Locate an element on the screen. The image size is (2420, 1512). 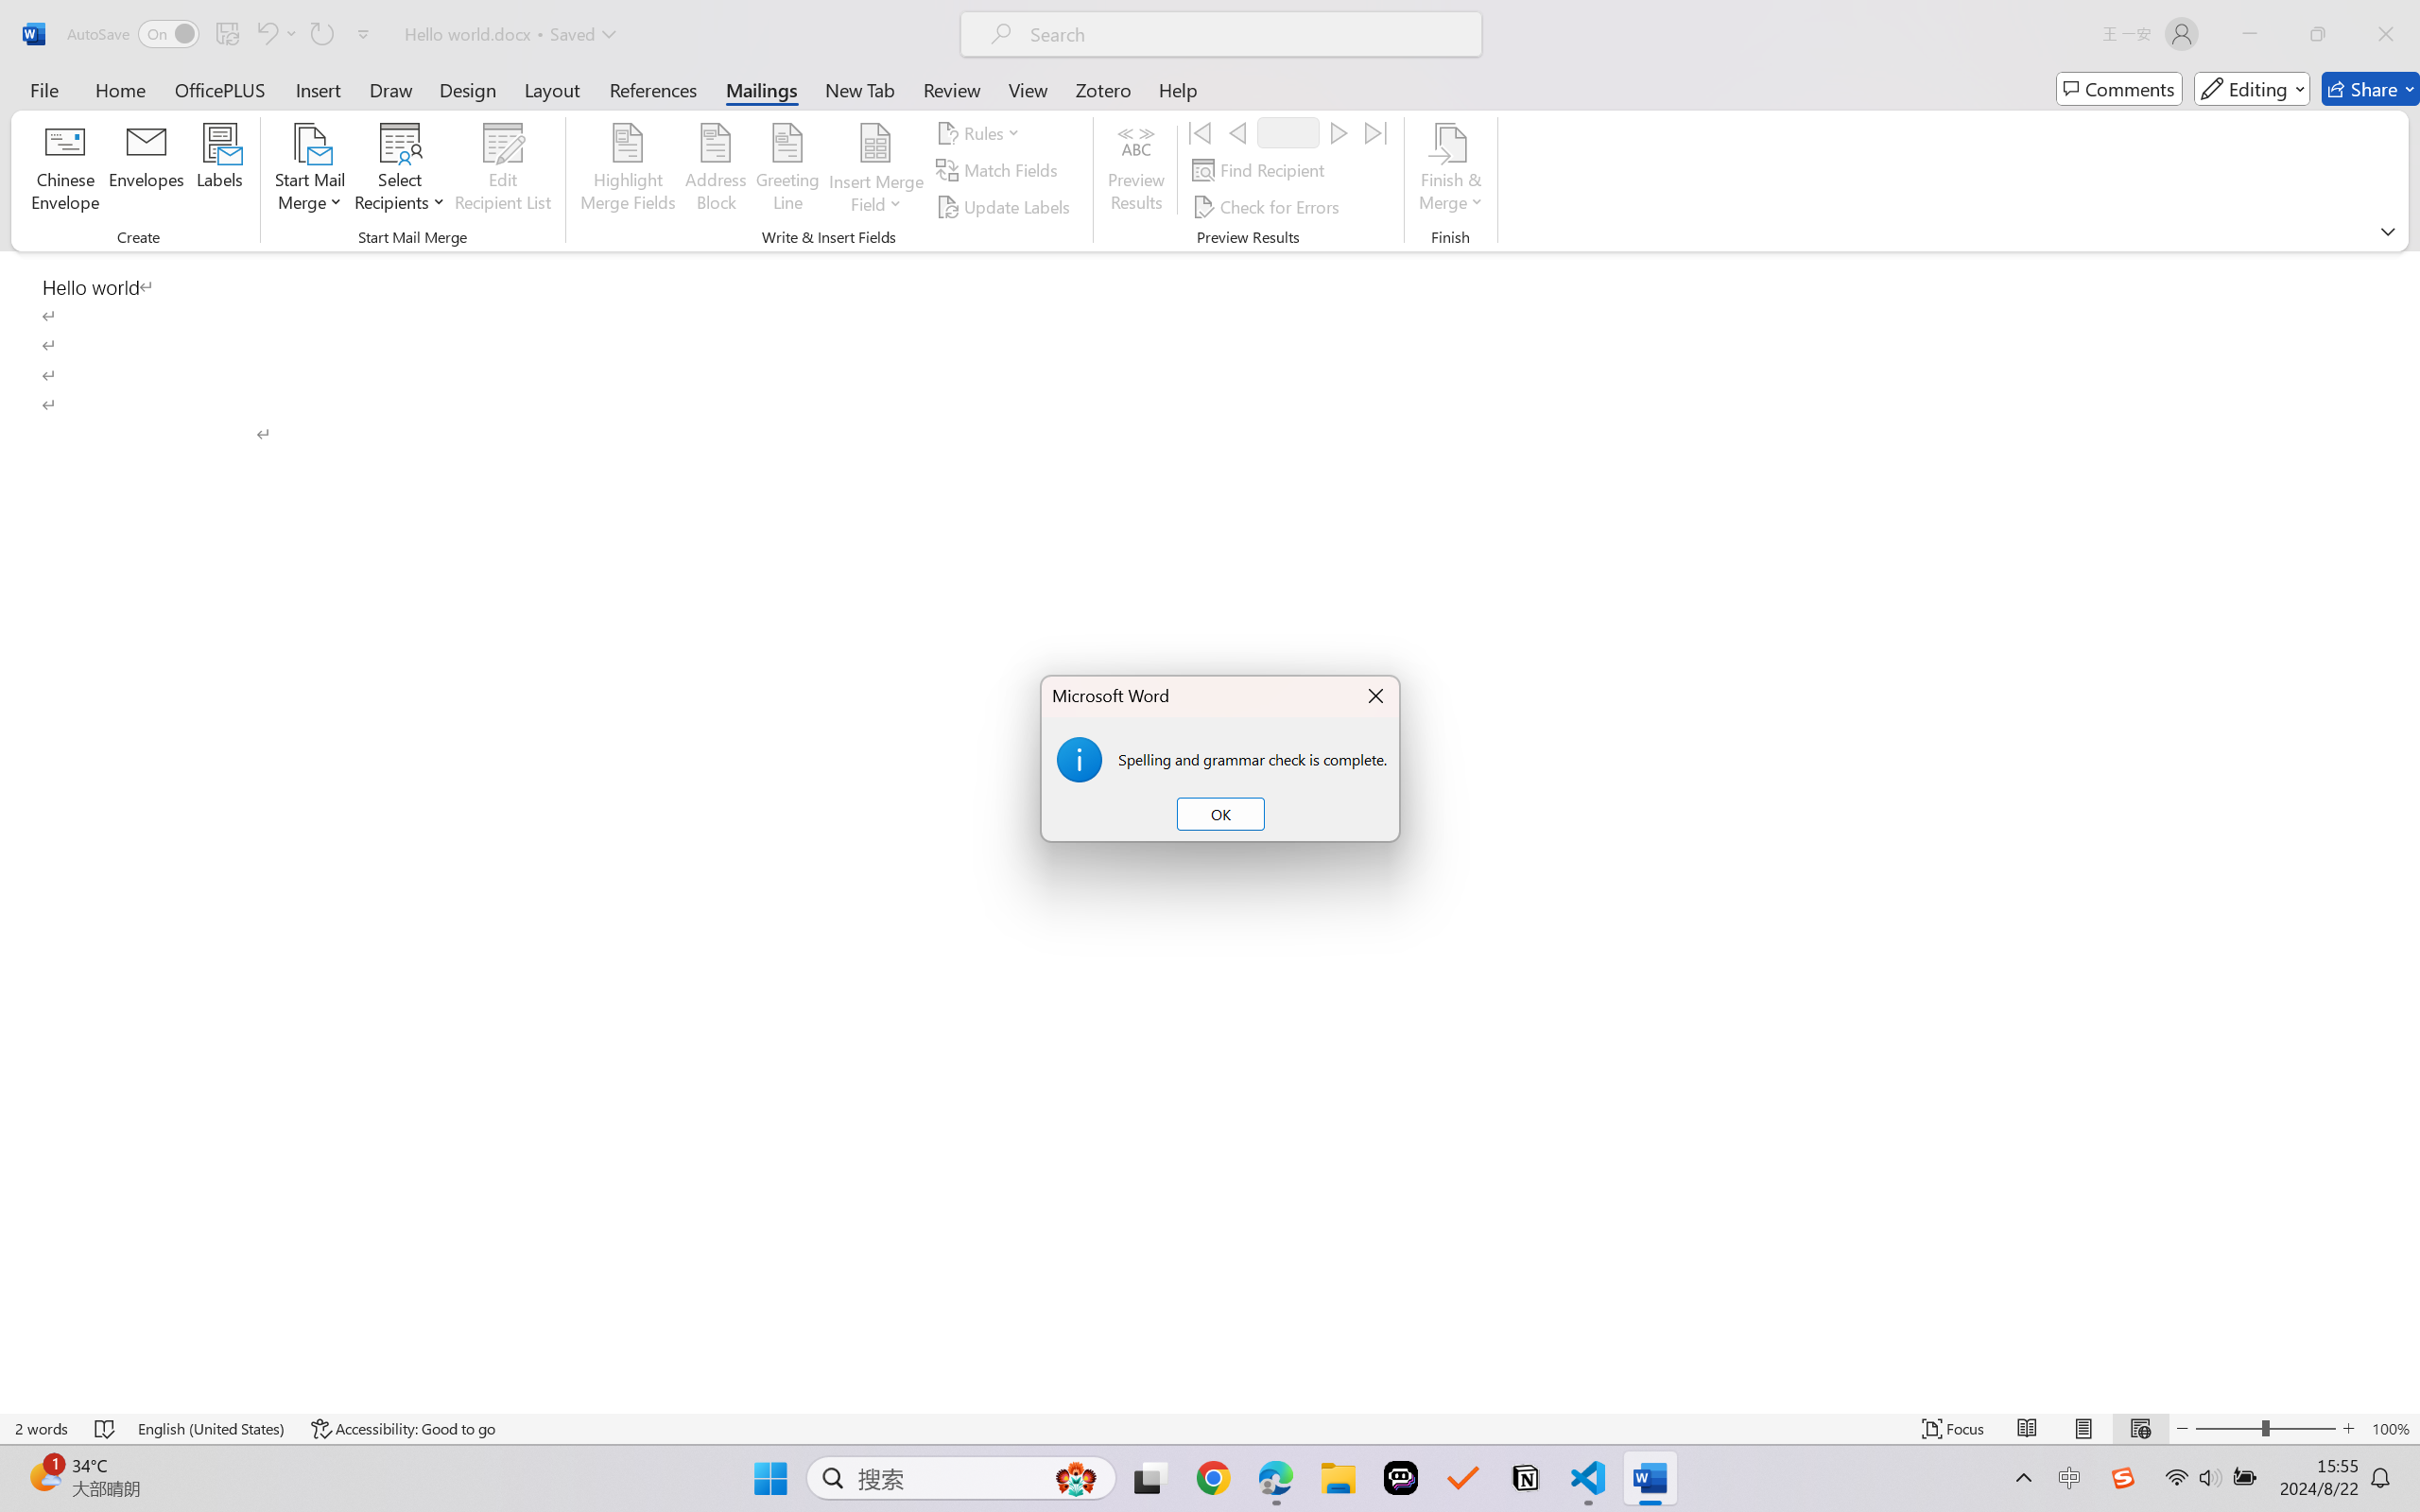
'Draw' is located at coordinates (391, 88).